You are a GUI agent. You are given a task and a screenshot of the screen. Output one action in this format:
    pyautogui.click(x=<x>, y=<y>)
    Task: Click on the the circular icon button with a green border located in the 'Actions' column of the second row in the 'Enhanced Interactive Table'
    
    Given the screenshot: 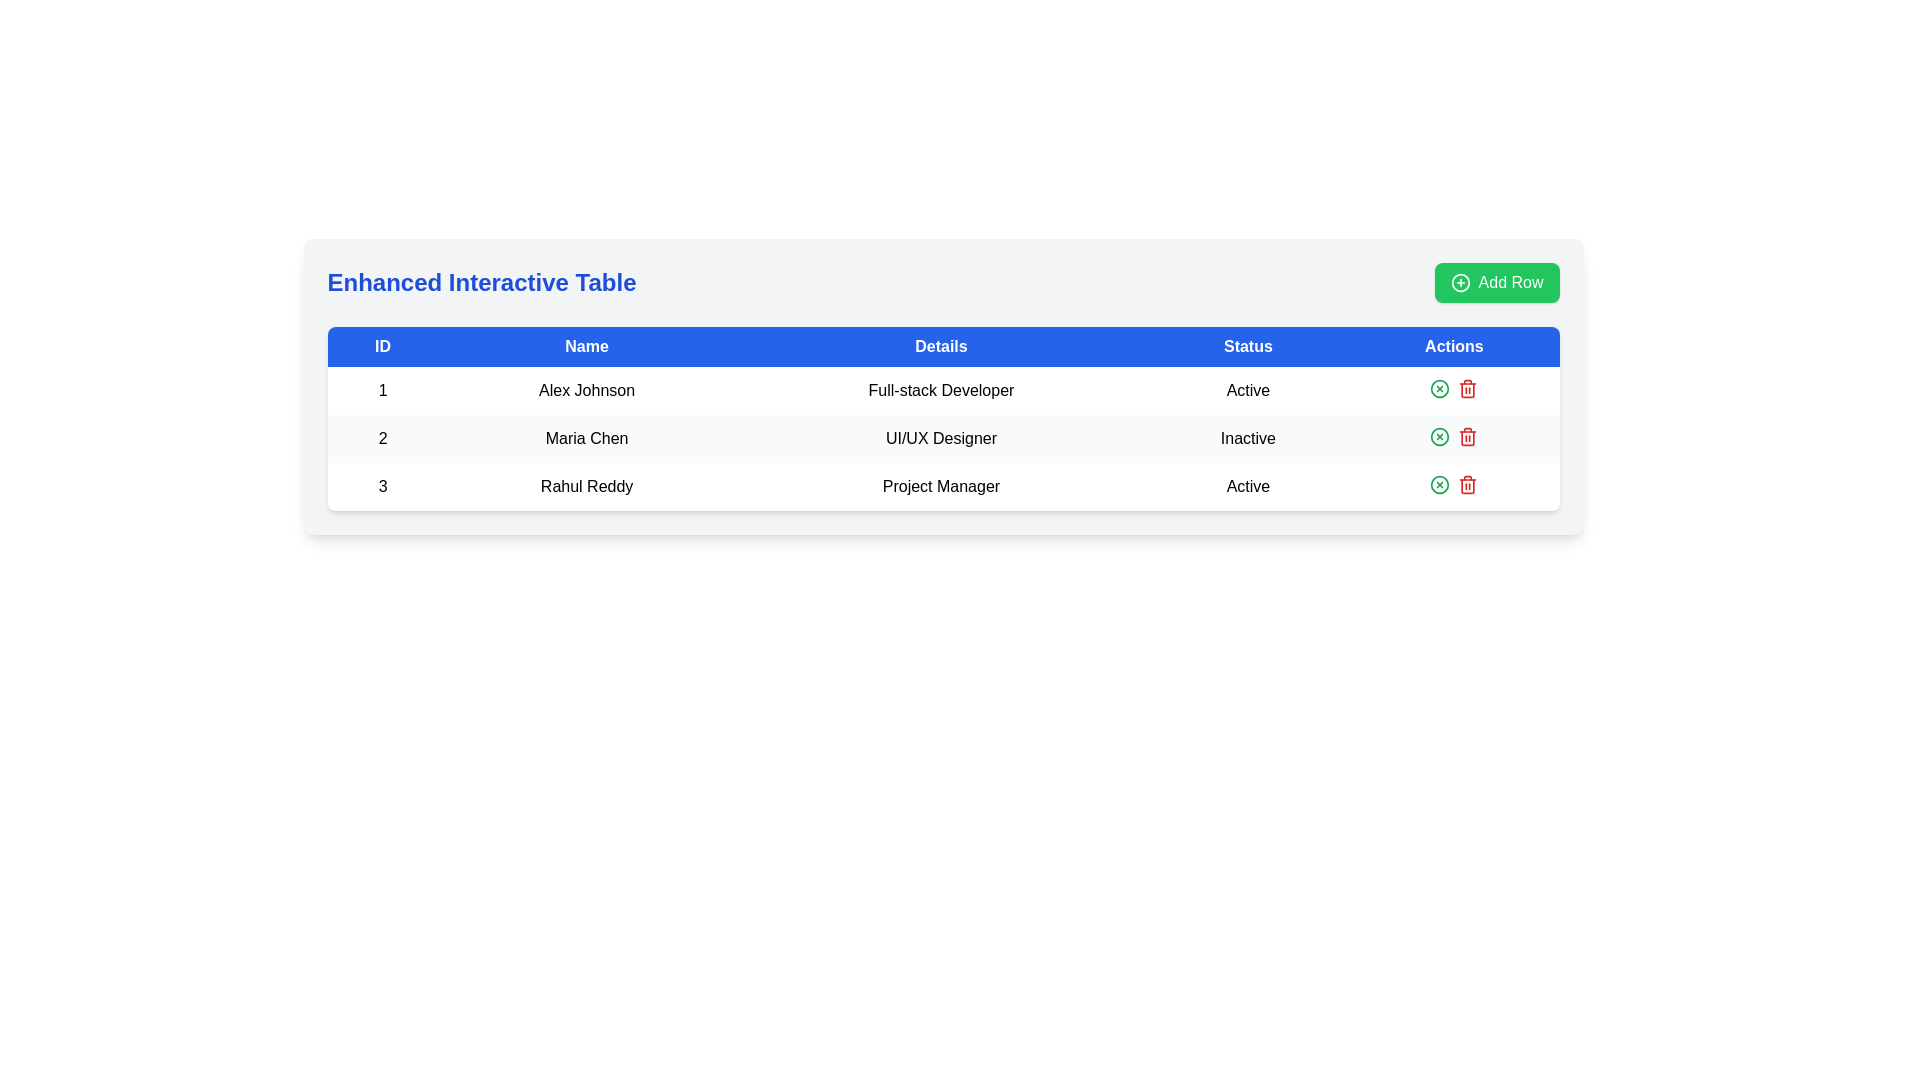 What is the action you would take?
    pyautogui.click(x=1440, y=389)
    